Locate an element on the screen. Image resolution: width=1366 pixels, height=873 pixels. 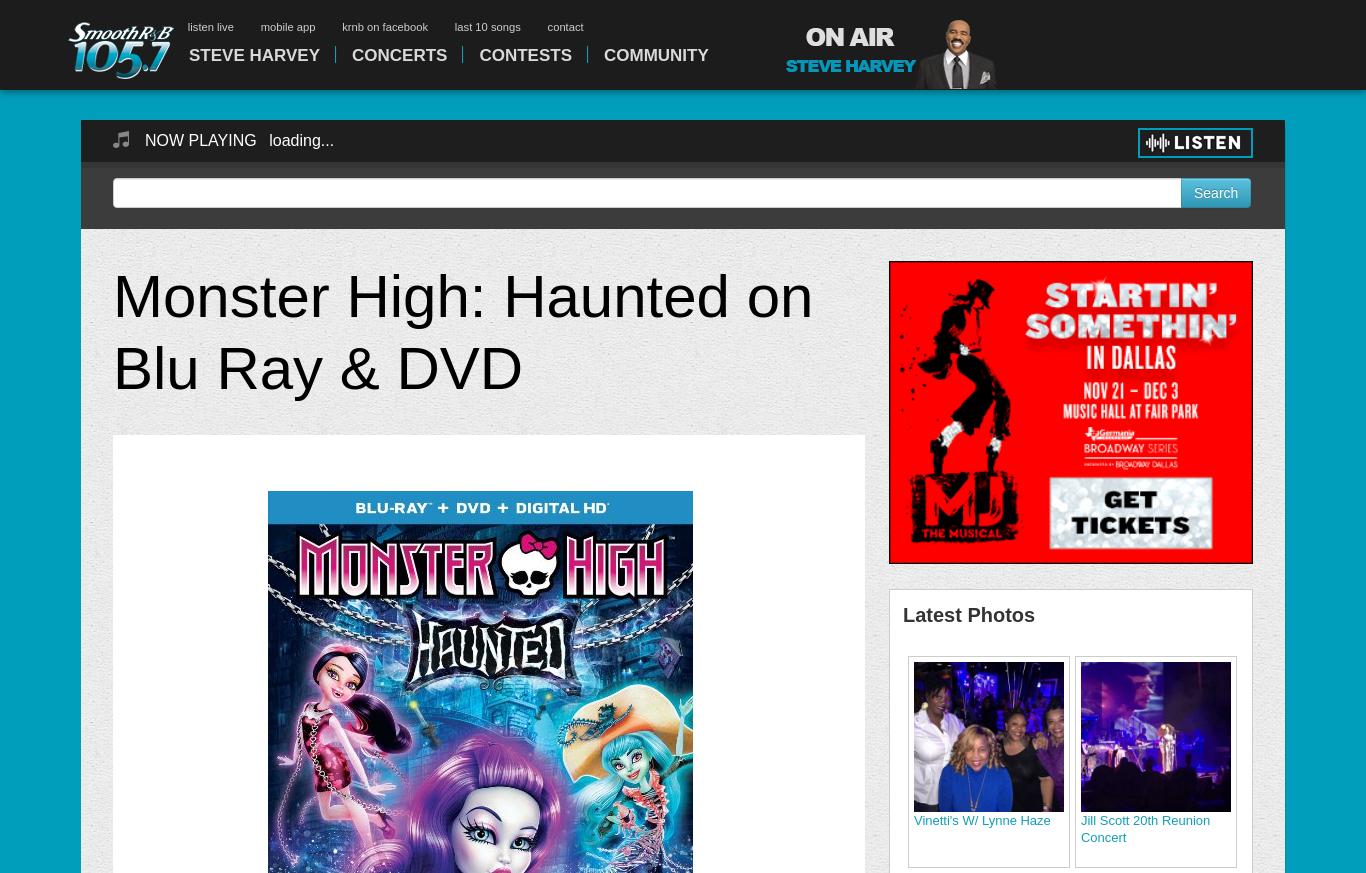
'contact' is located at coordinates (564, 25).